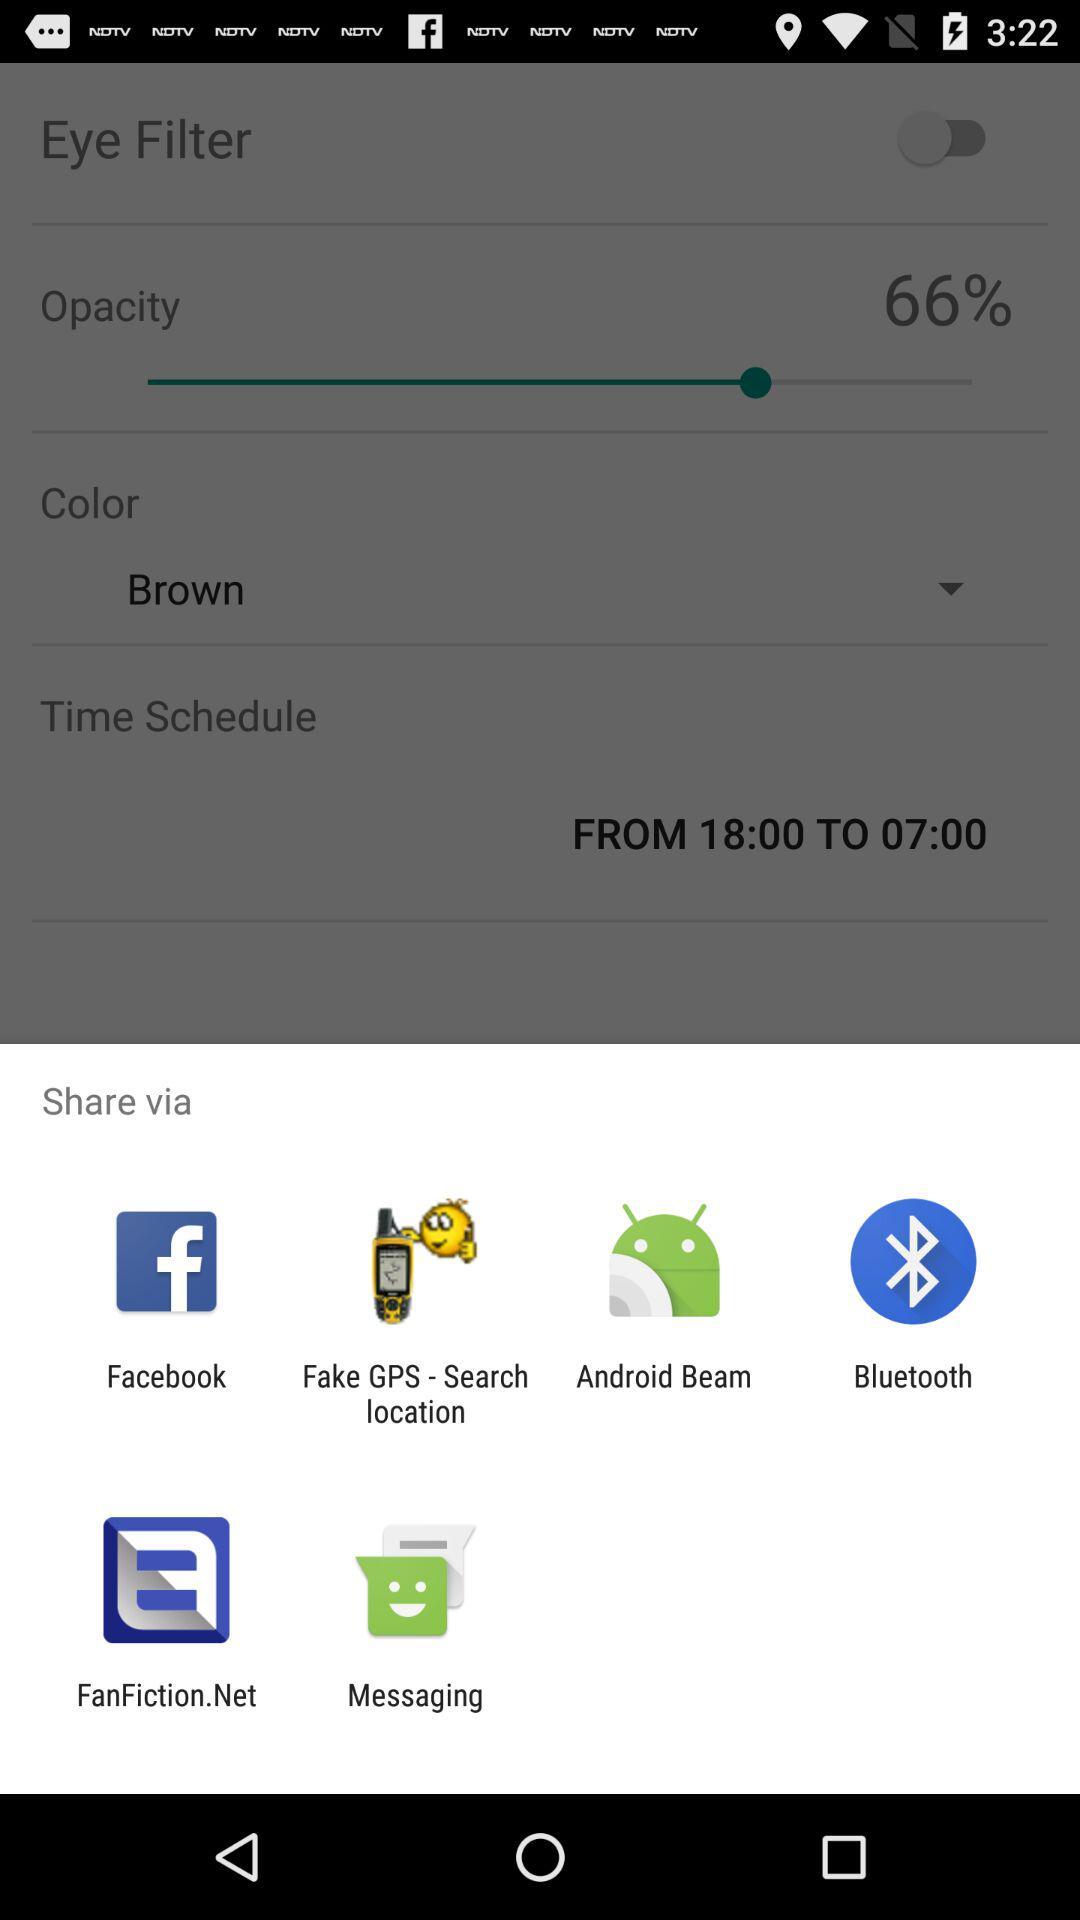  Describe the element at coordinates (664, 1392) in the screenshot. I see `the android beam app` at that location.